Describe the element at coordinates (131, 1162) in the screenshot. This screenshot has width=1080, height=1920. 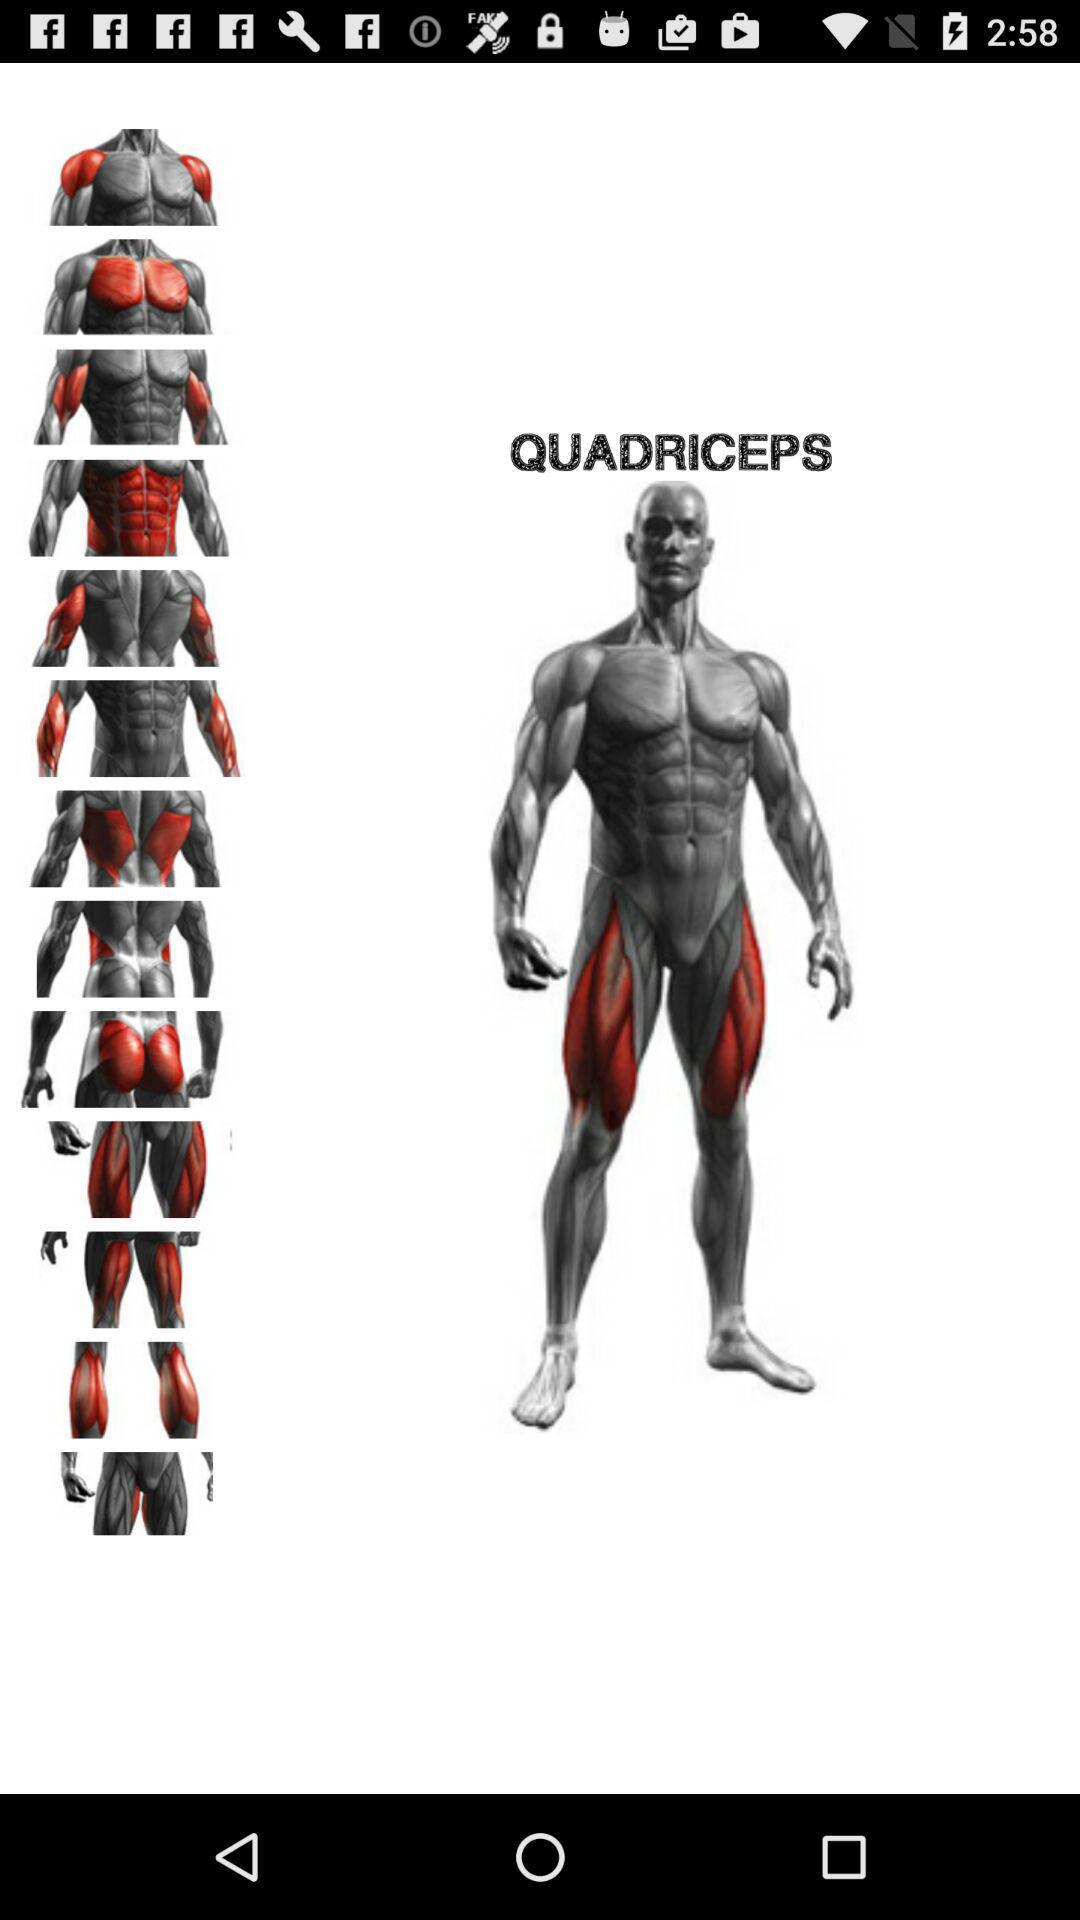
I see `find exercises for quadriceps` at that location.